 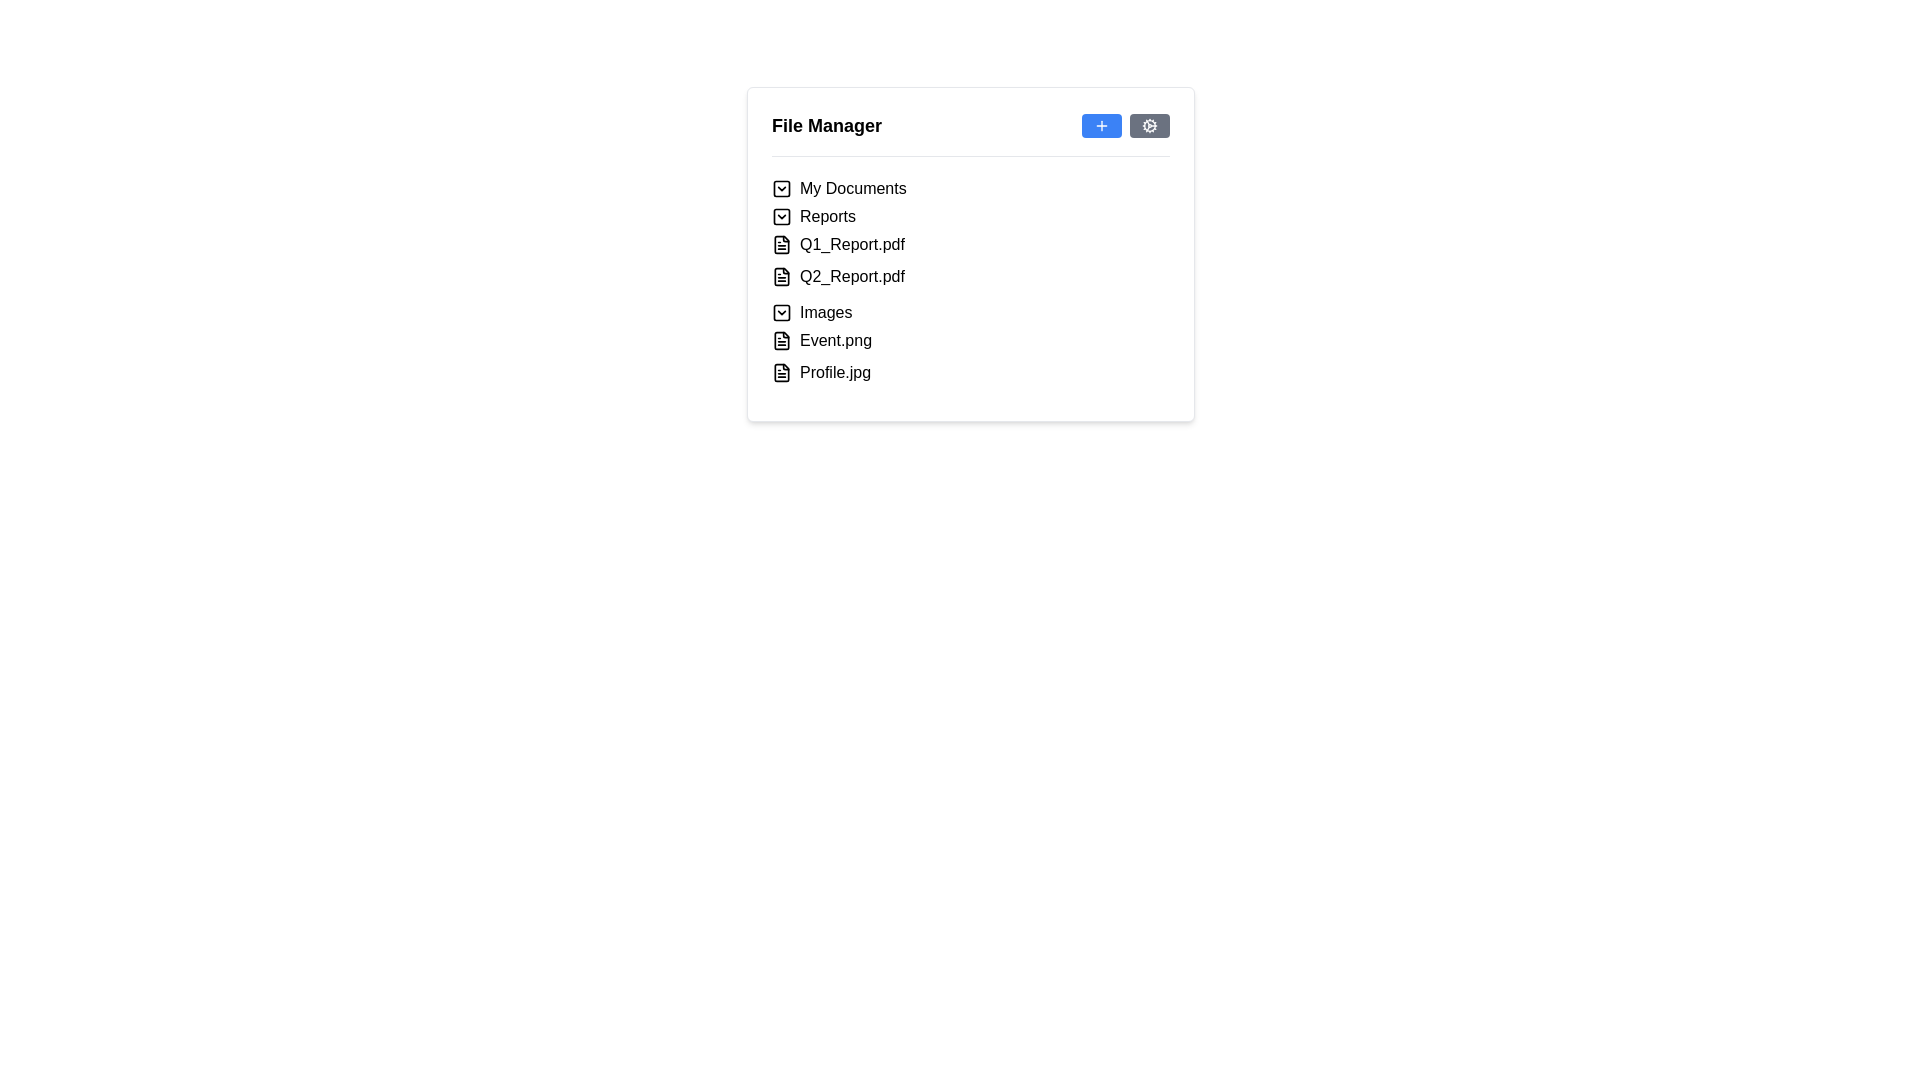 What do you see at coordinates (825, 312) in the screenshot?
I see `the 'Images' text label located in the 'File Manager' section under the 'Reports' node` at bounding box center [825, 312].